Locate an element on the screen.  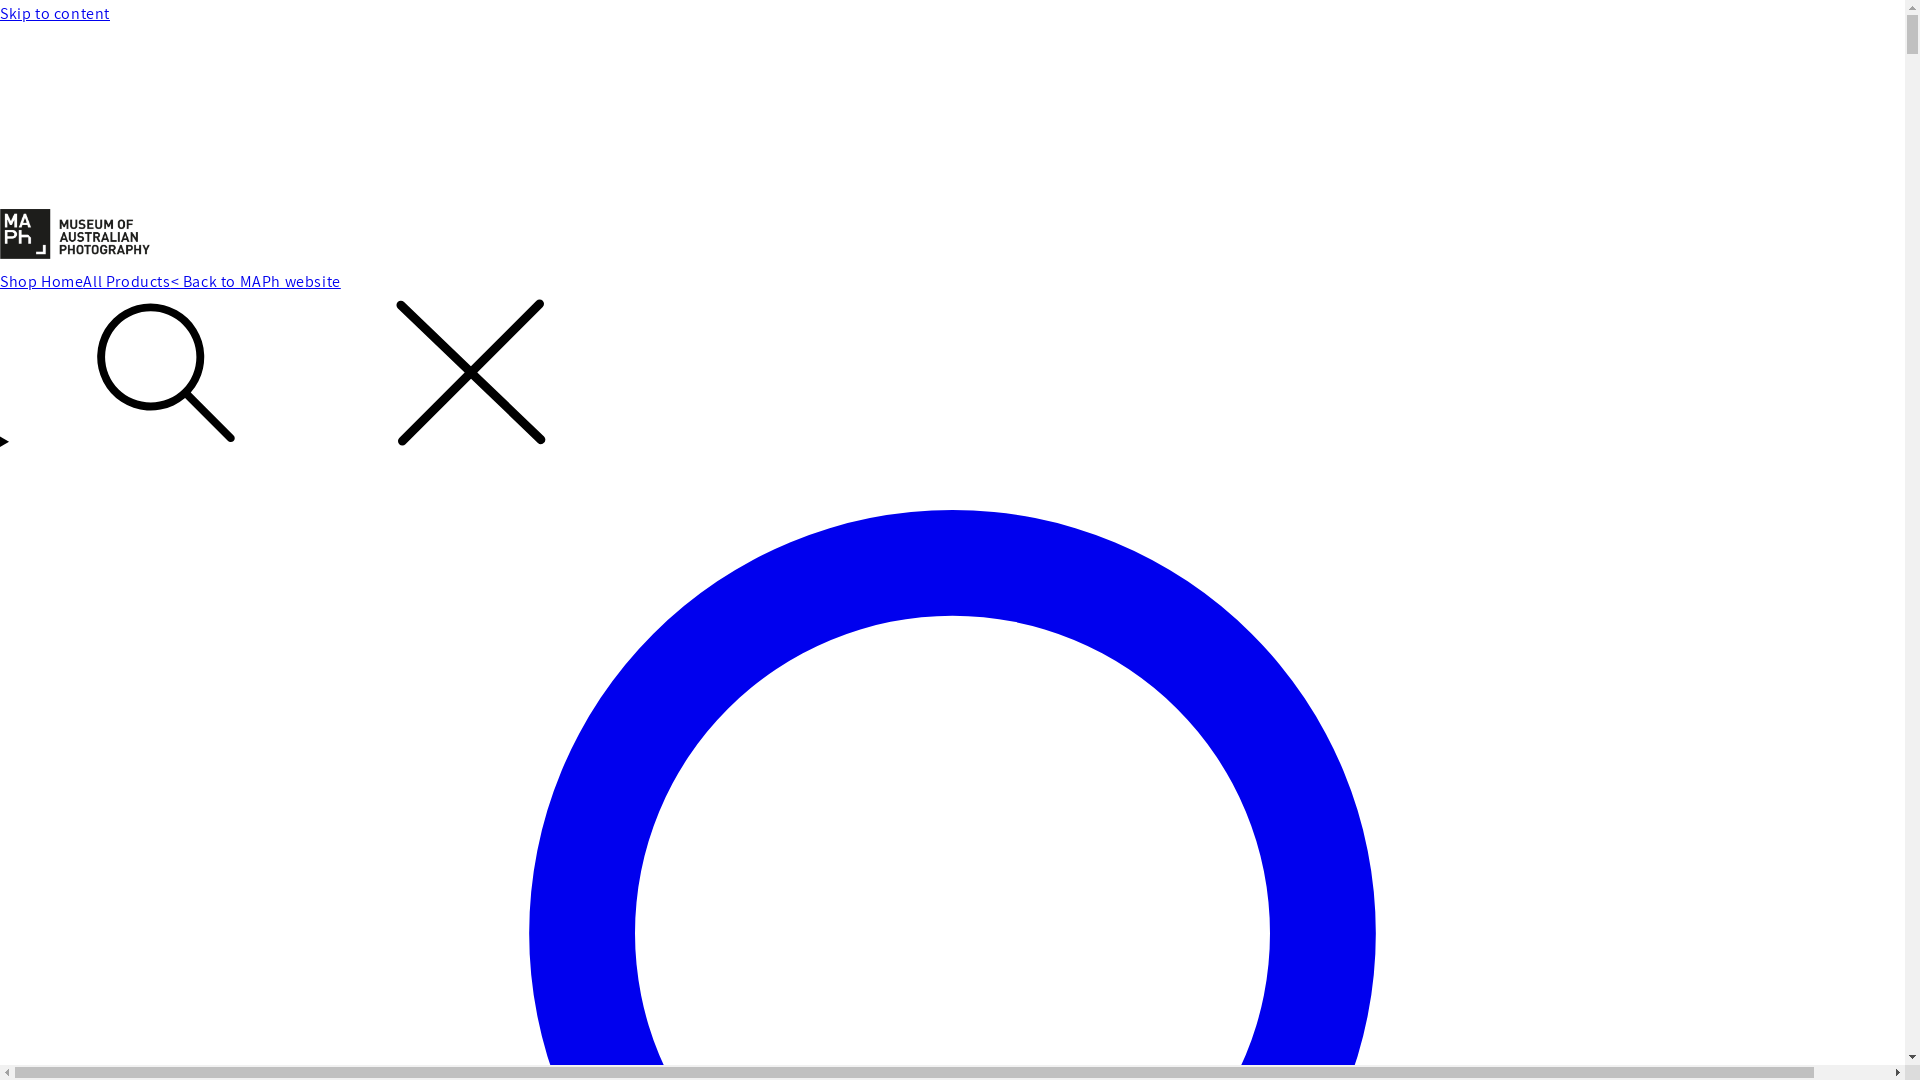
'< Back to MAPh website' is located at coordinates (254, 282).